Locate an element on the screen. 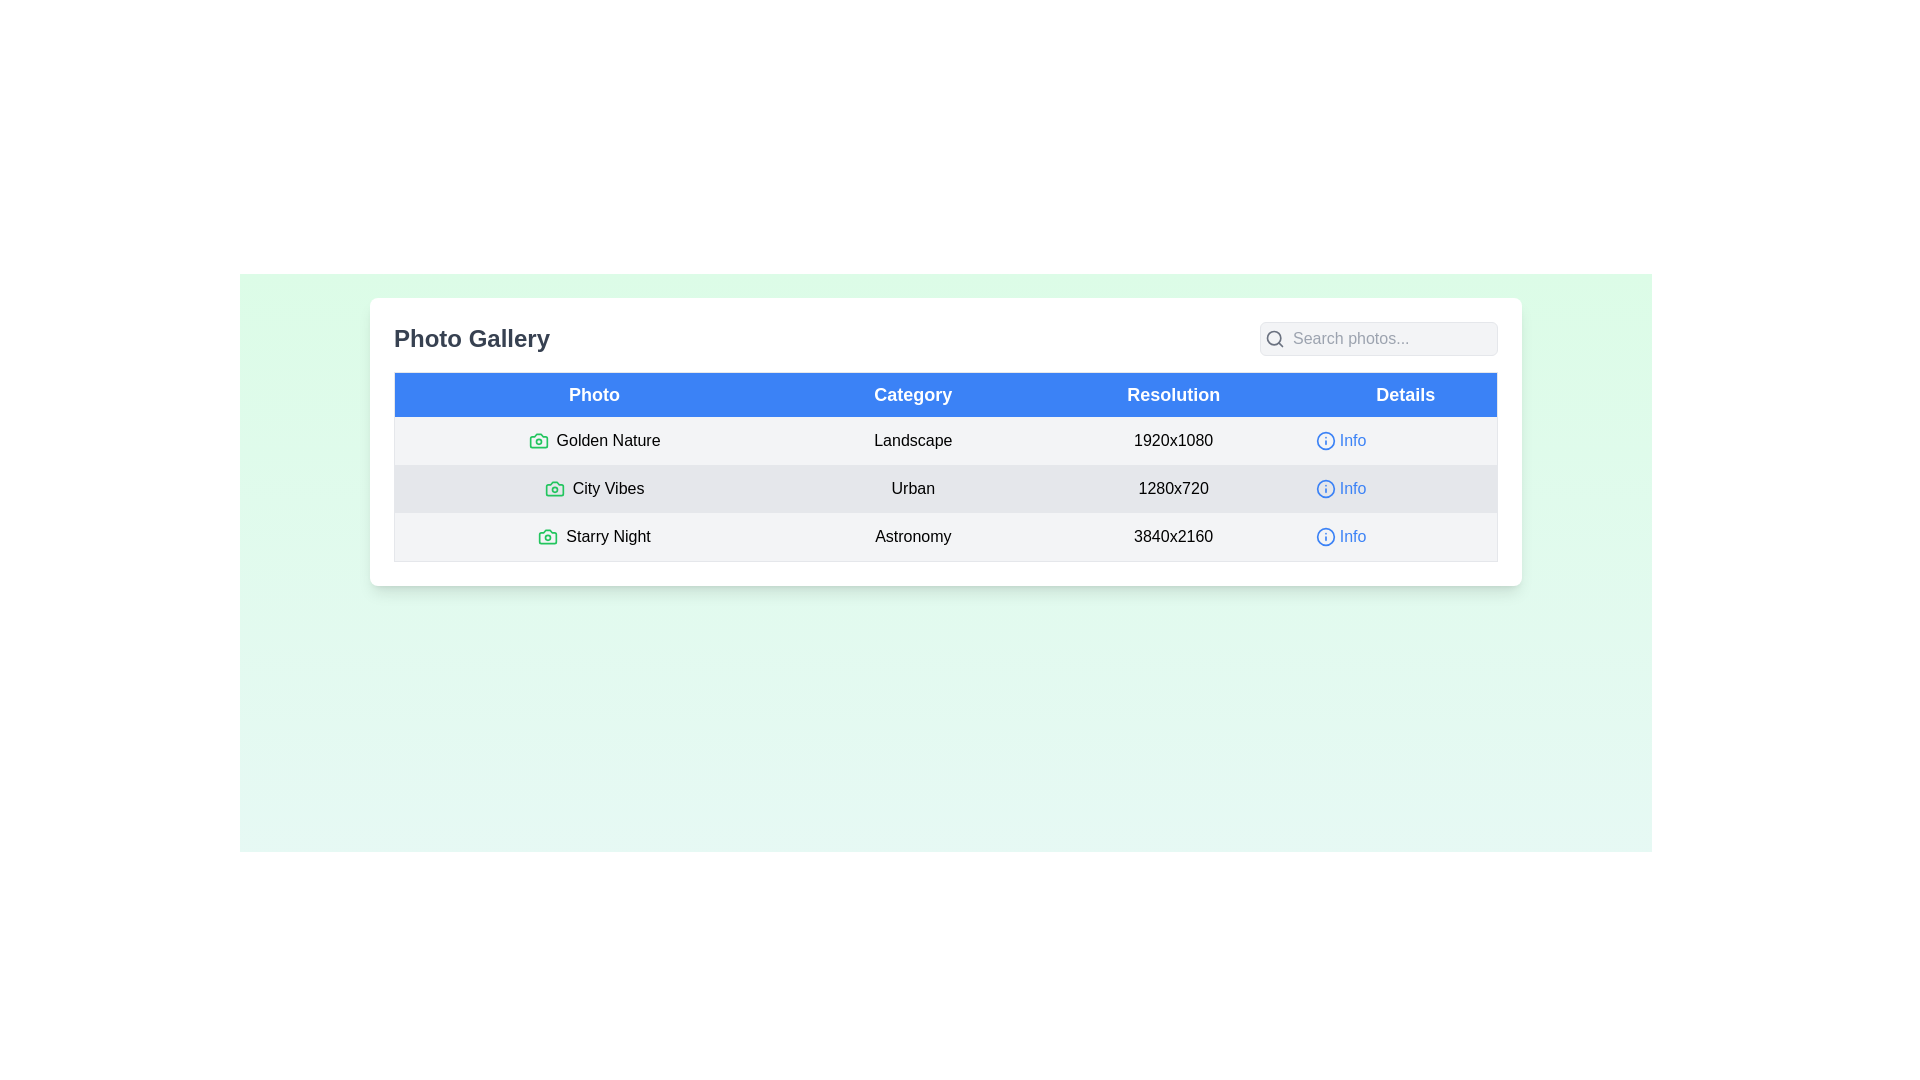 The height and width of the screenshot is (1080, 1920). the 'Details' label in the data table header is located at coordinates (1405, 394).